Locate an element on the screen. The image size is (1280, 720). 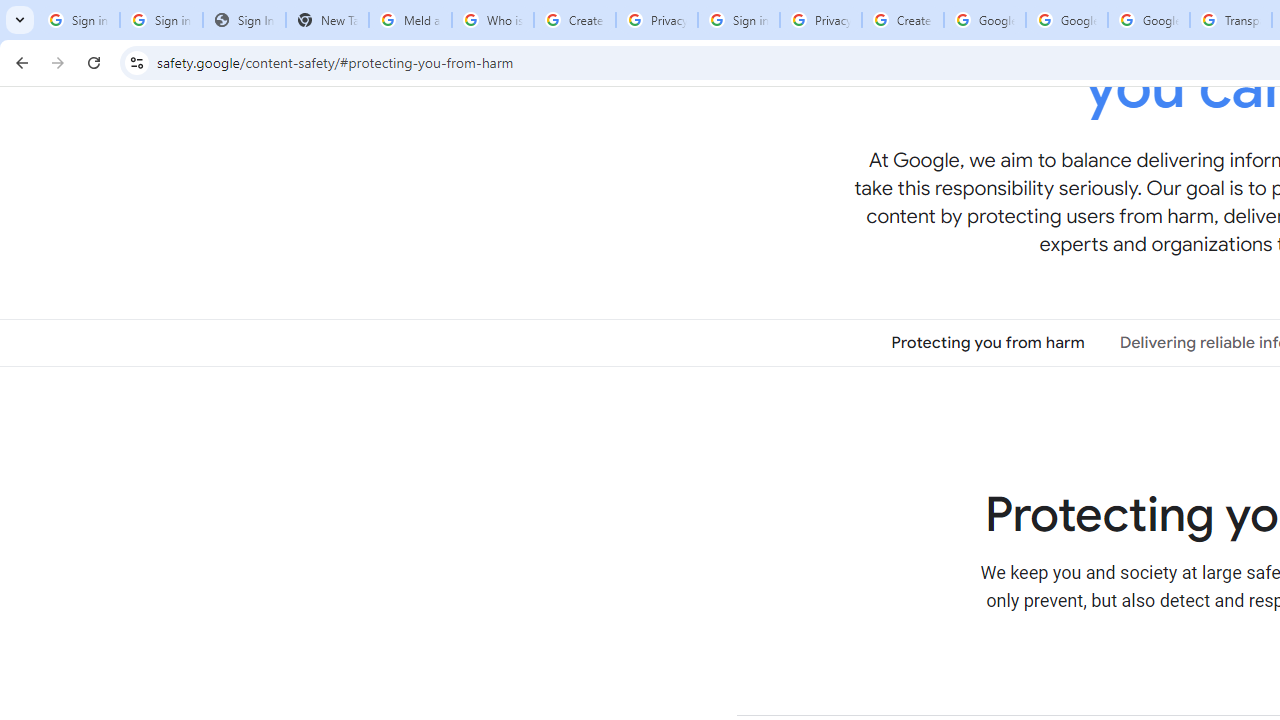
'Sign In - USA TODAY' is located at coordinates (243, 20).